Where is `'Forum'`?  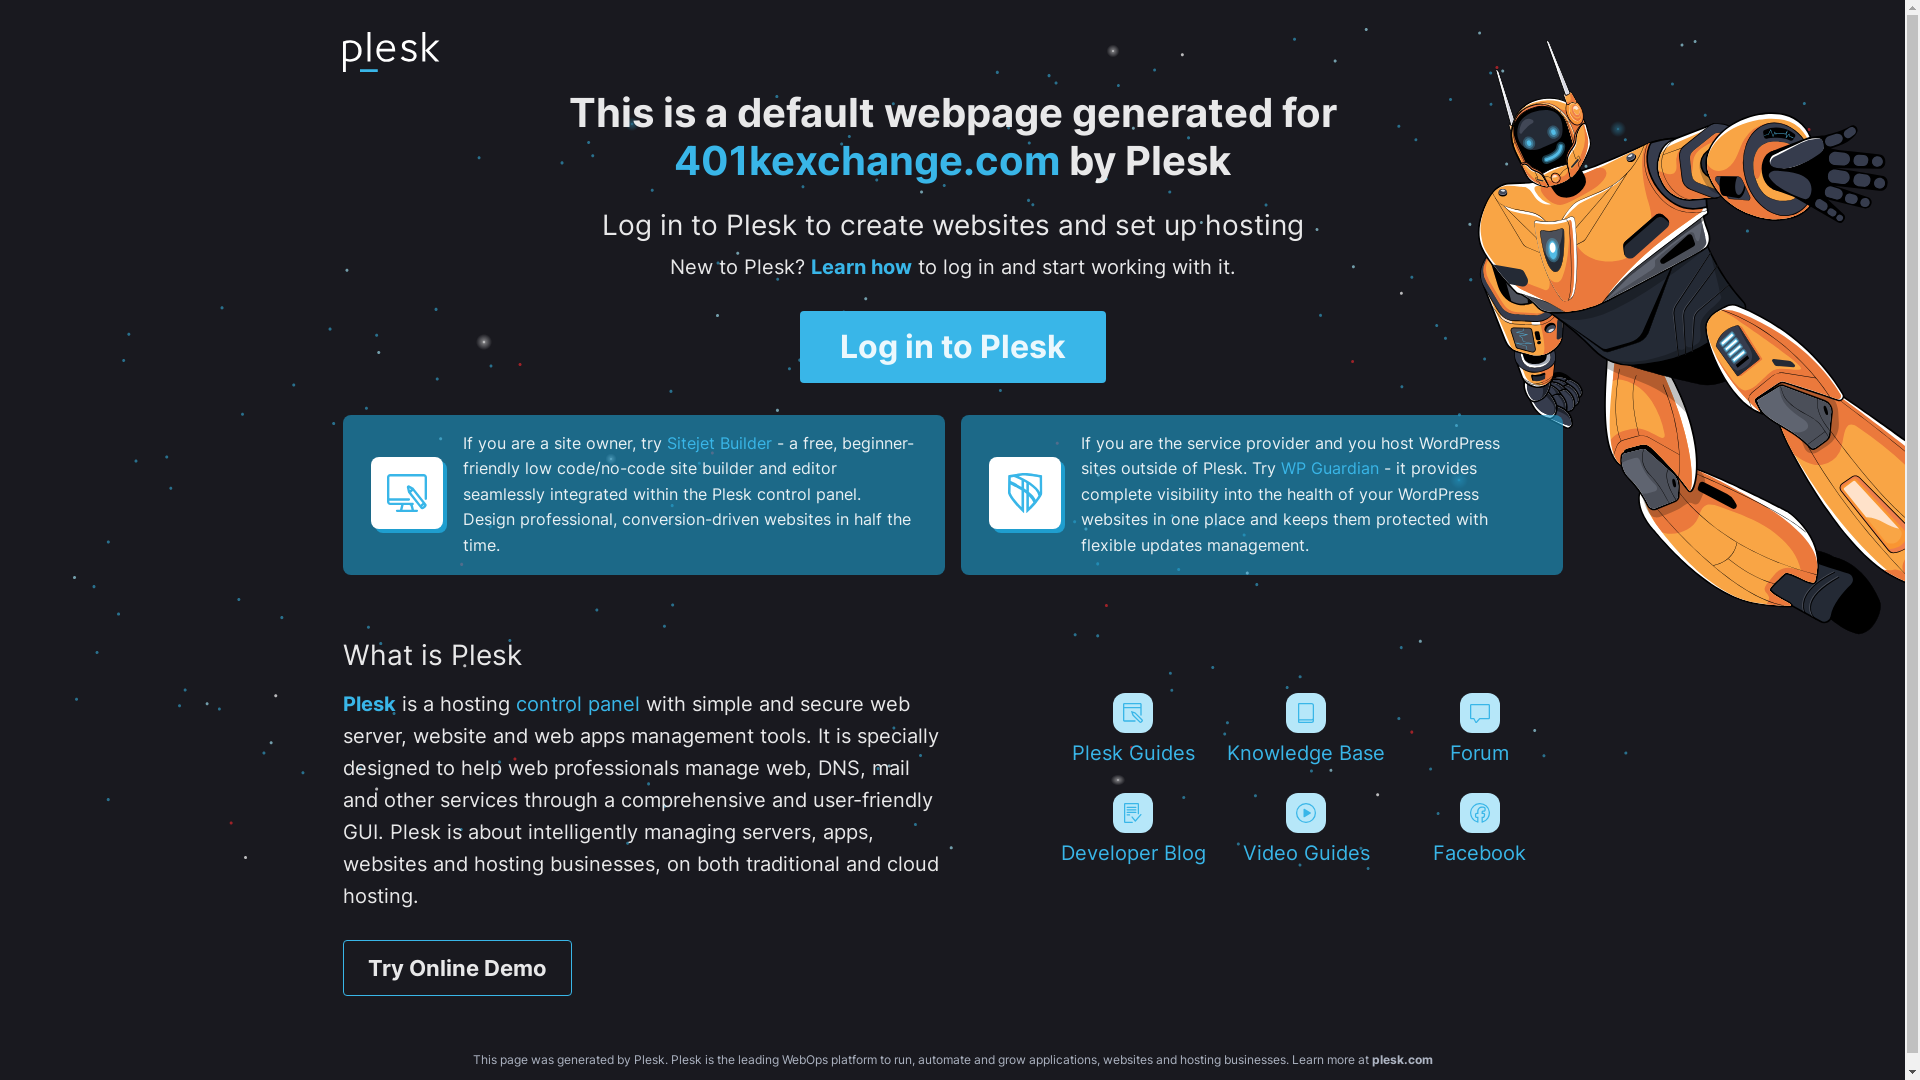 'Forum' is located at coordinates (1479, 729).